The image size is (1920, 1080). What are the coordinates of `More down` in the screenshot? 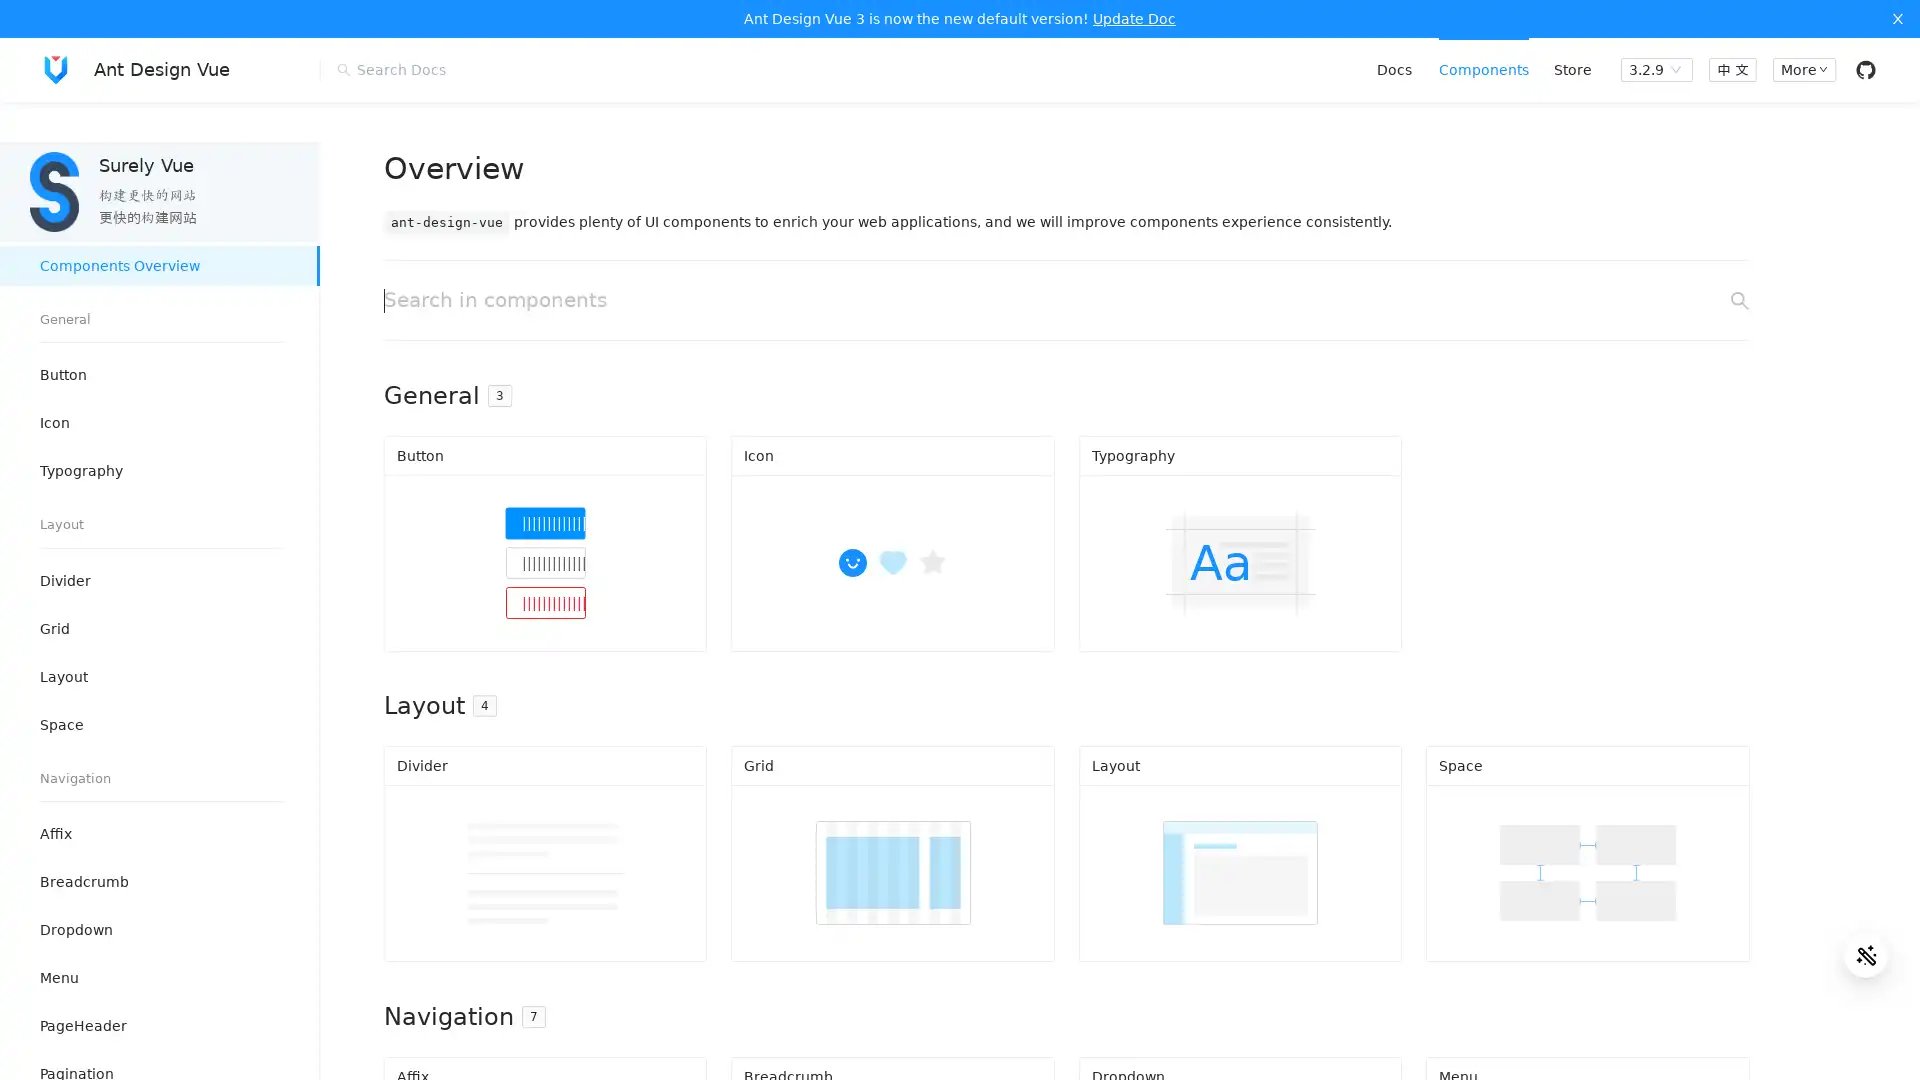 It's located at (1803, 68).